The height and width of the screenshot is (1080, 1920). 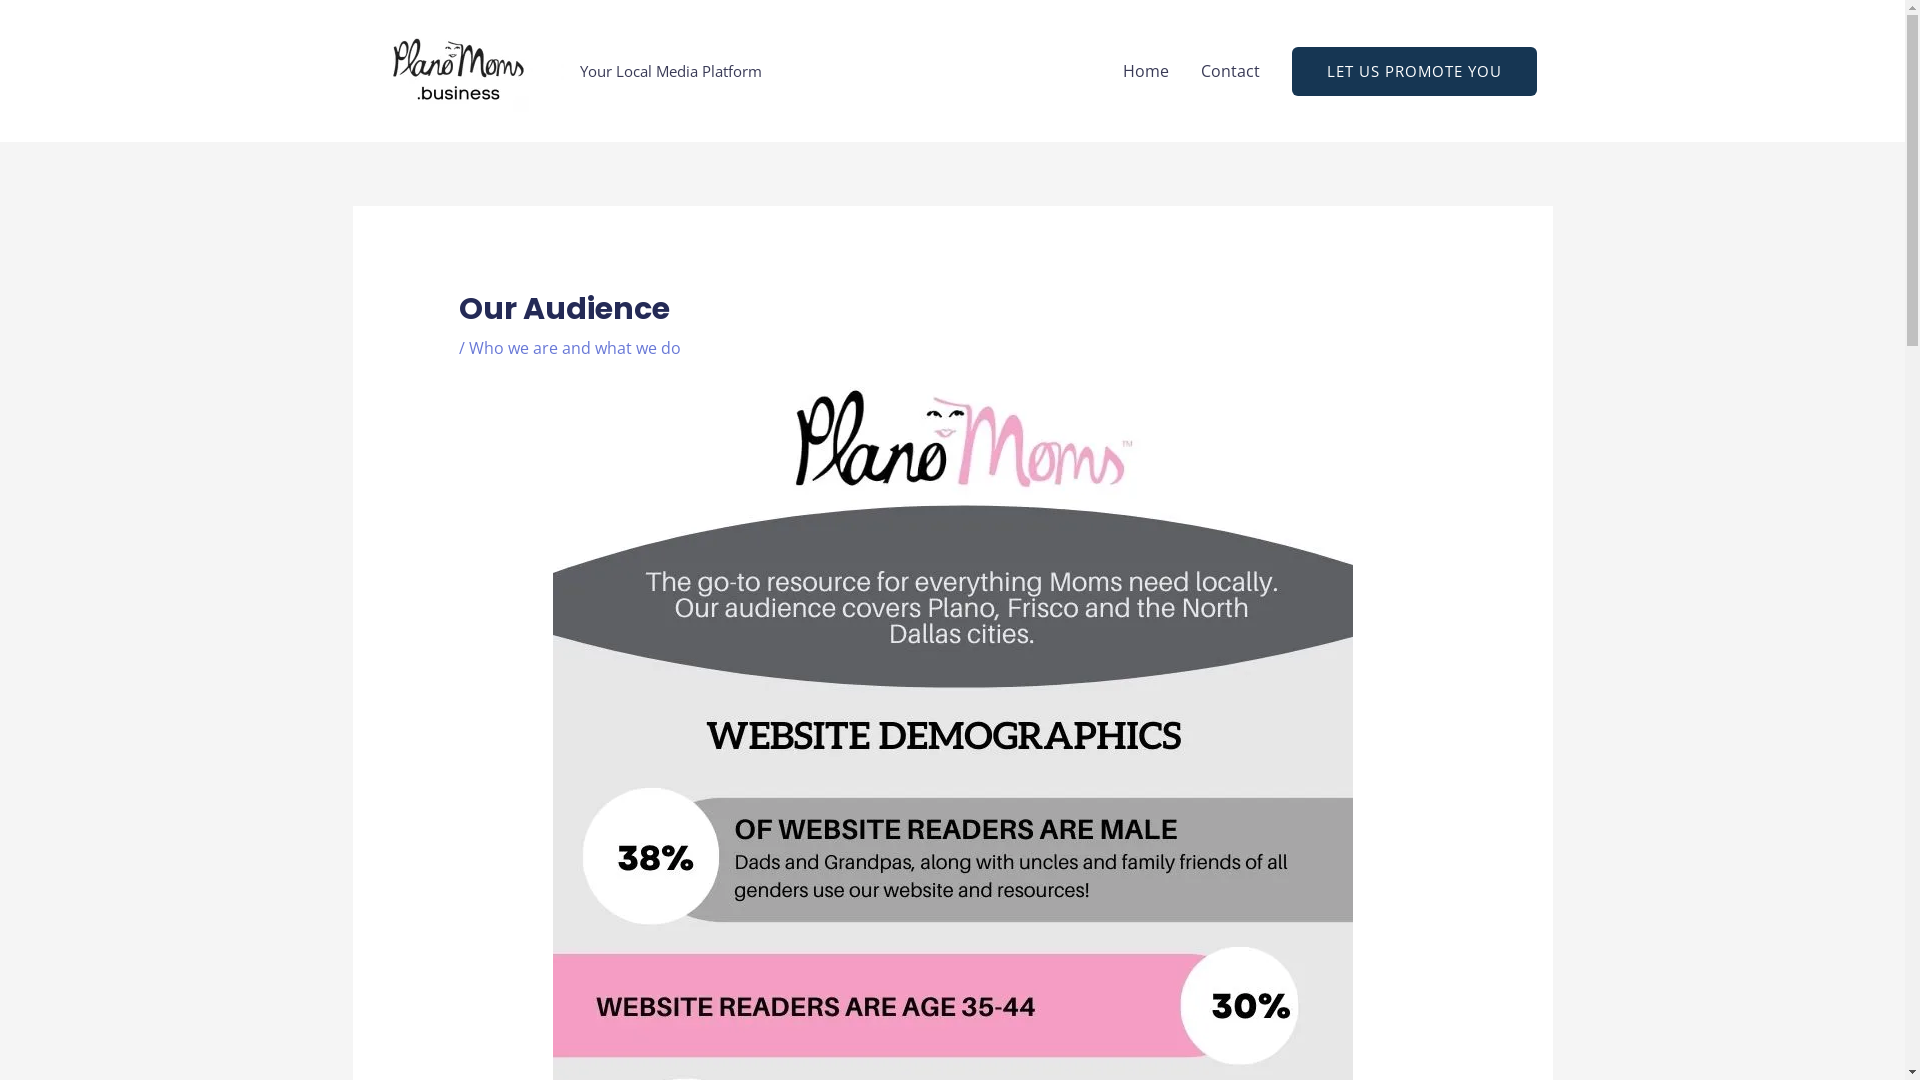 I want to click on 'LET US PROMOTE YOU', so click(x=1413, y=69).